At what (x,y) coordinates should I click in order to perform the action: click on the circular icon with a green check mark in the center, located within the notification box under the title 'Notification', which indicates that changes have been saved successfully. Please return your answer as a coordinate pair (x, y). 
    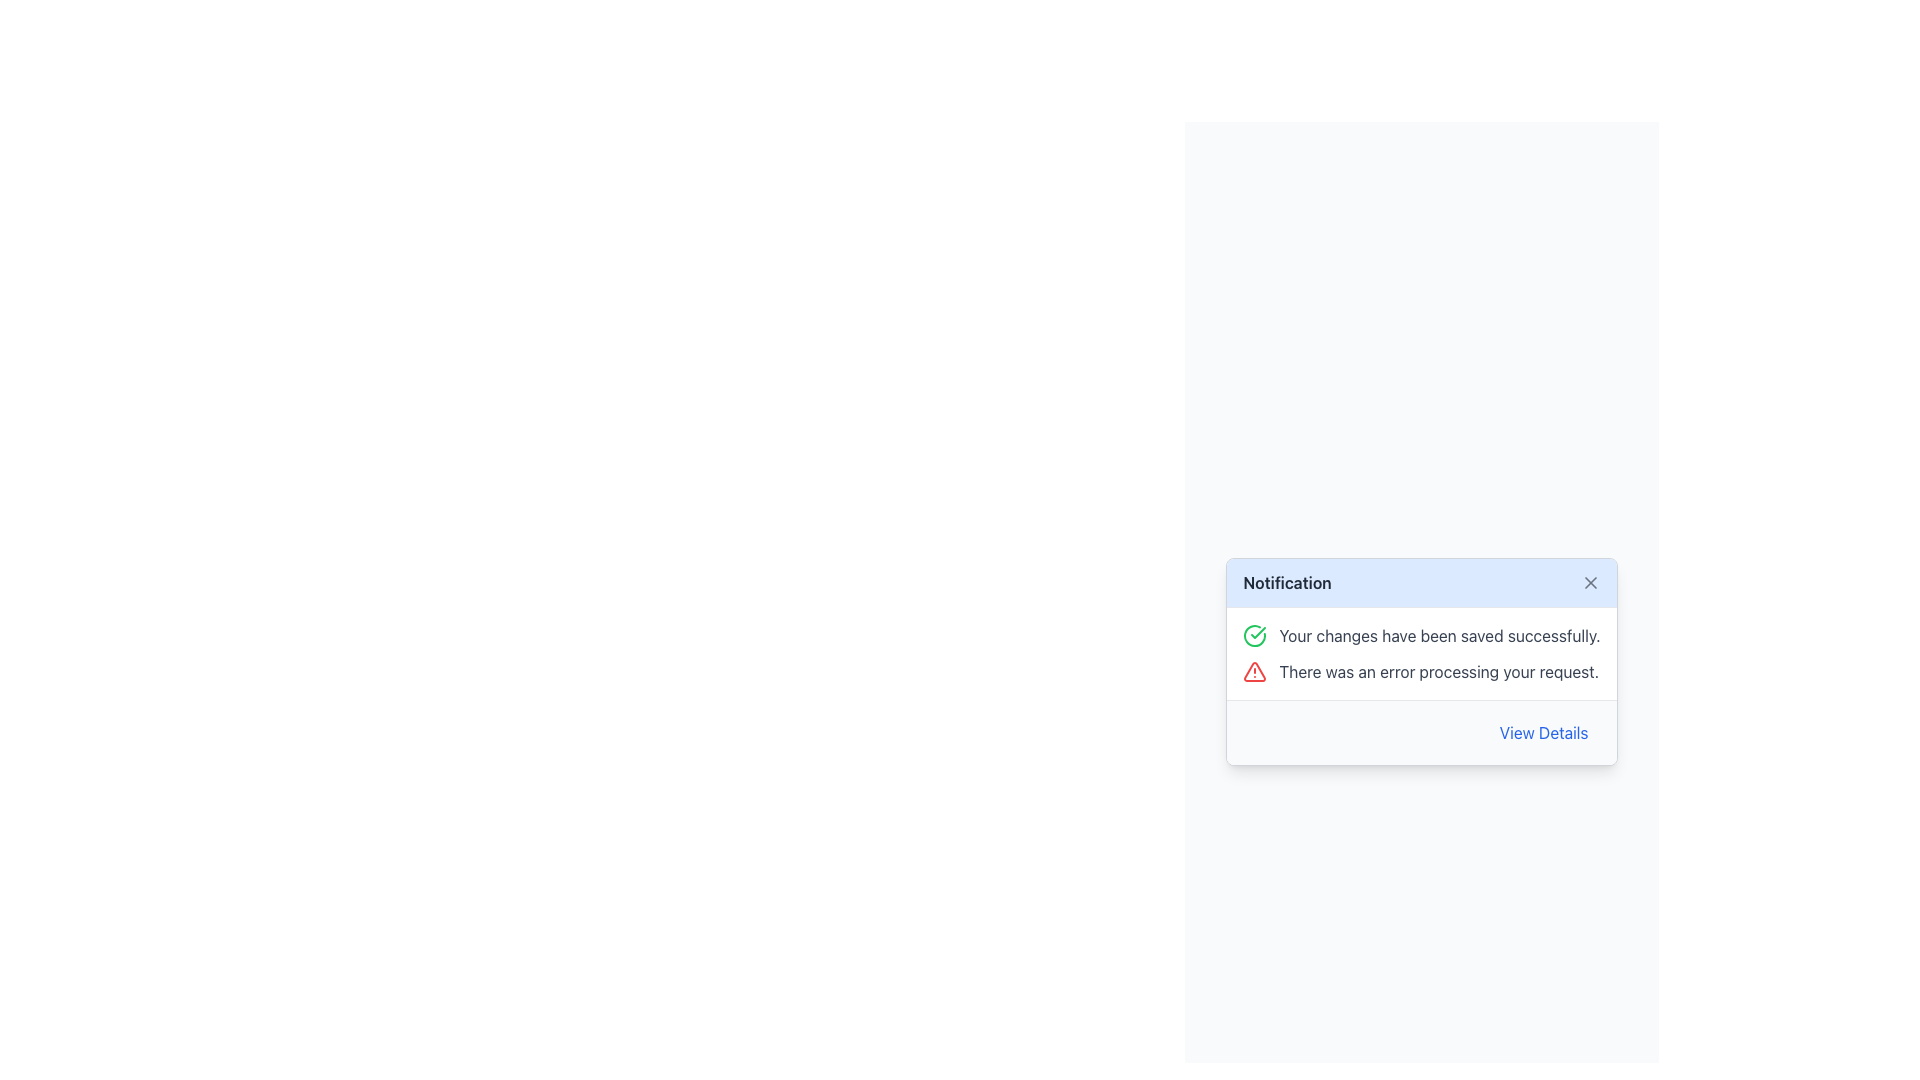
    Looking at the image, I should click on (1254, 636).